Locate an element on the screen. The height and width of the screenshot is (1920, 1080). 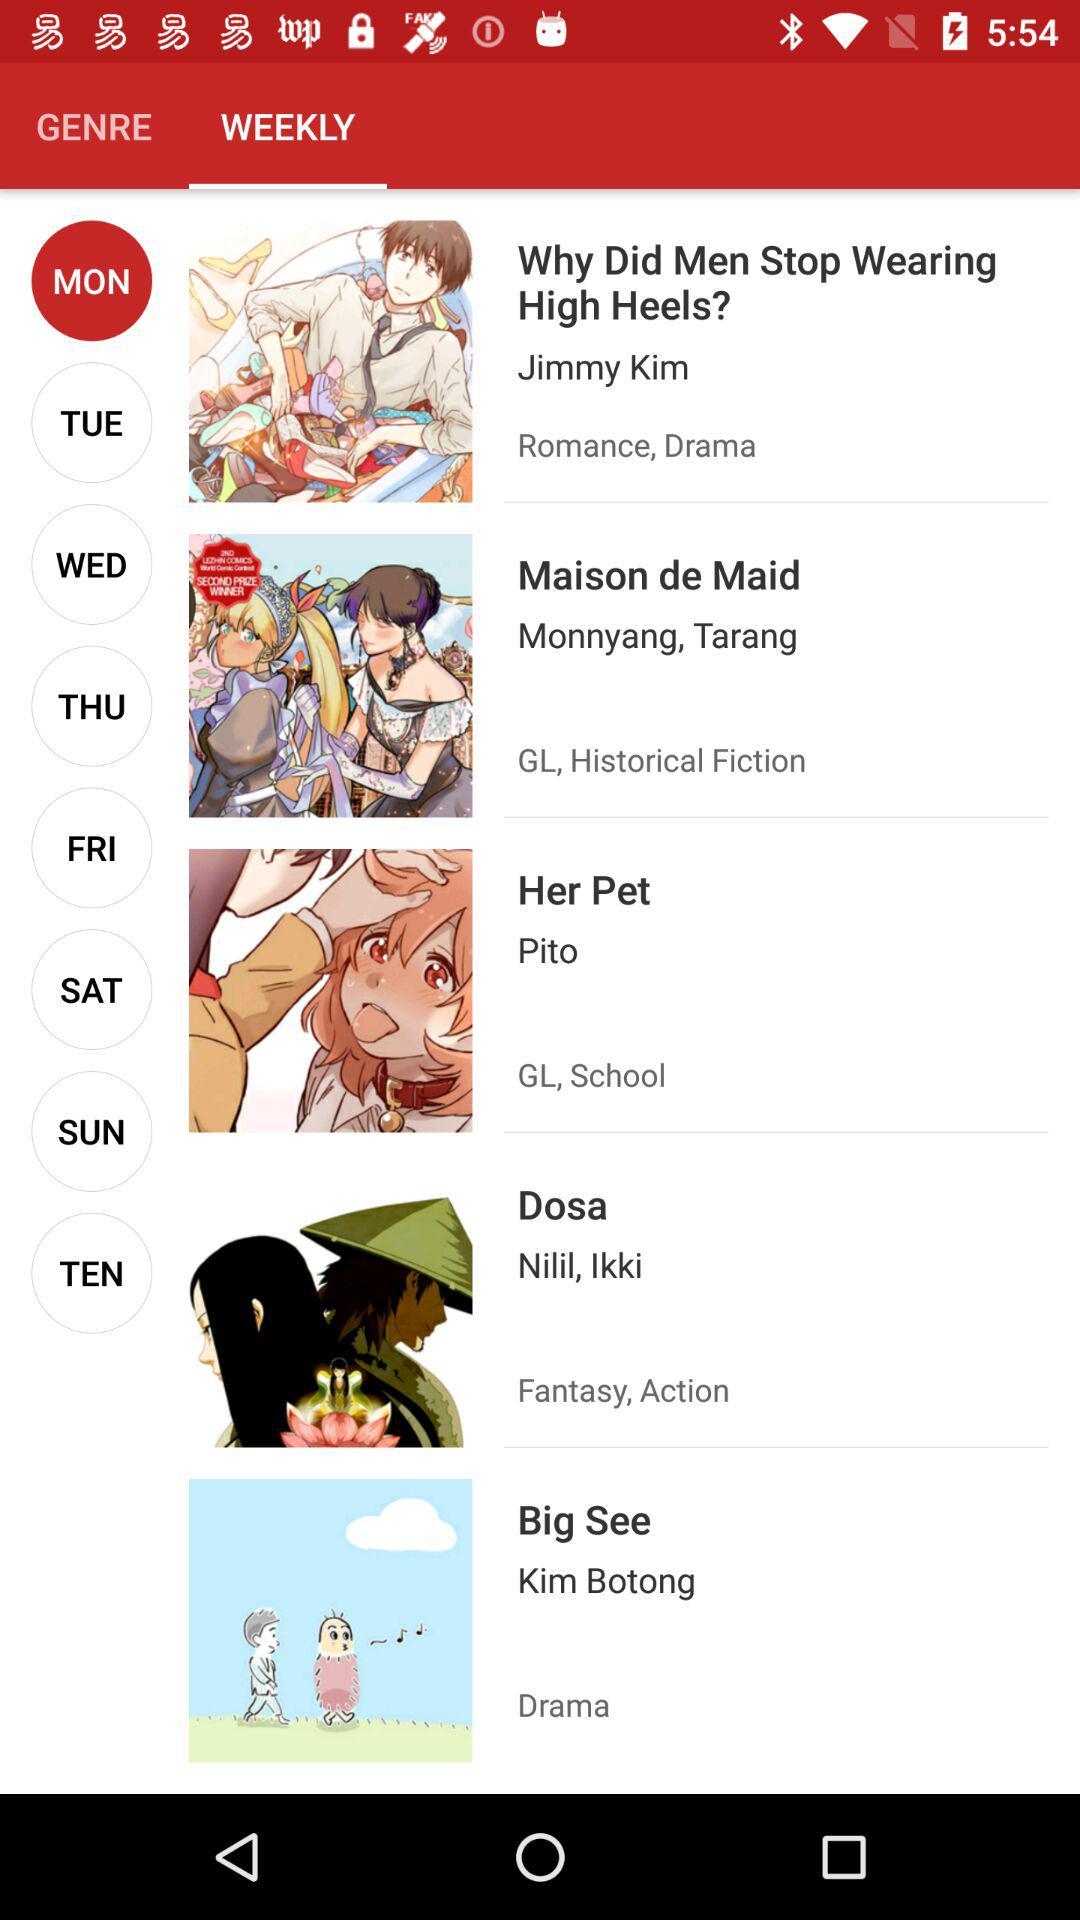
icon above thu item is located at coordinates (91, 563).